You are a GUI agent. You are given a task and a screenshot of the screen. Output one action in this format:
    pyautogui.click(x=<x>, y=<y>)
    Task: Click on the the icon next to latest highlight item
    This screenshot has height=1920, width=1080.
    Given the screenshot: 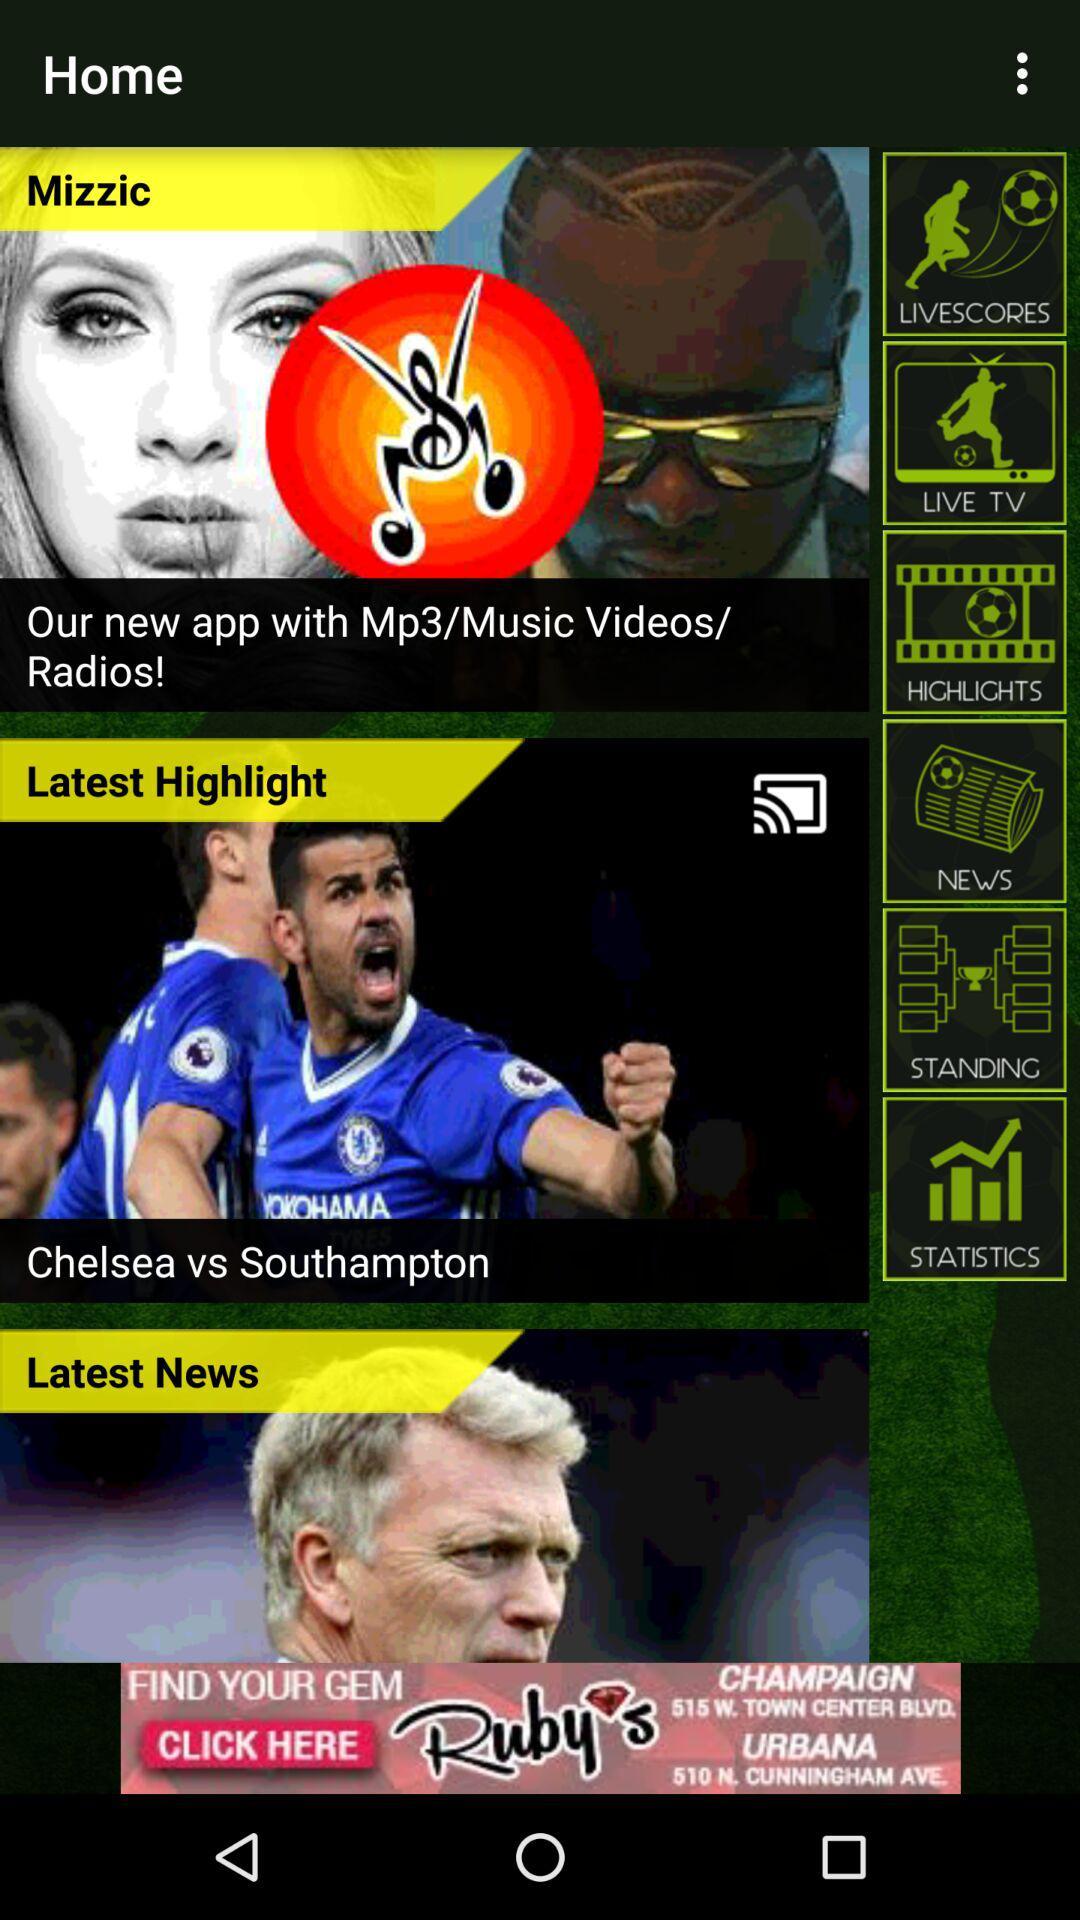 What is the action you would take?
    pyautogui.click(x=789, y=803)
    